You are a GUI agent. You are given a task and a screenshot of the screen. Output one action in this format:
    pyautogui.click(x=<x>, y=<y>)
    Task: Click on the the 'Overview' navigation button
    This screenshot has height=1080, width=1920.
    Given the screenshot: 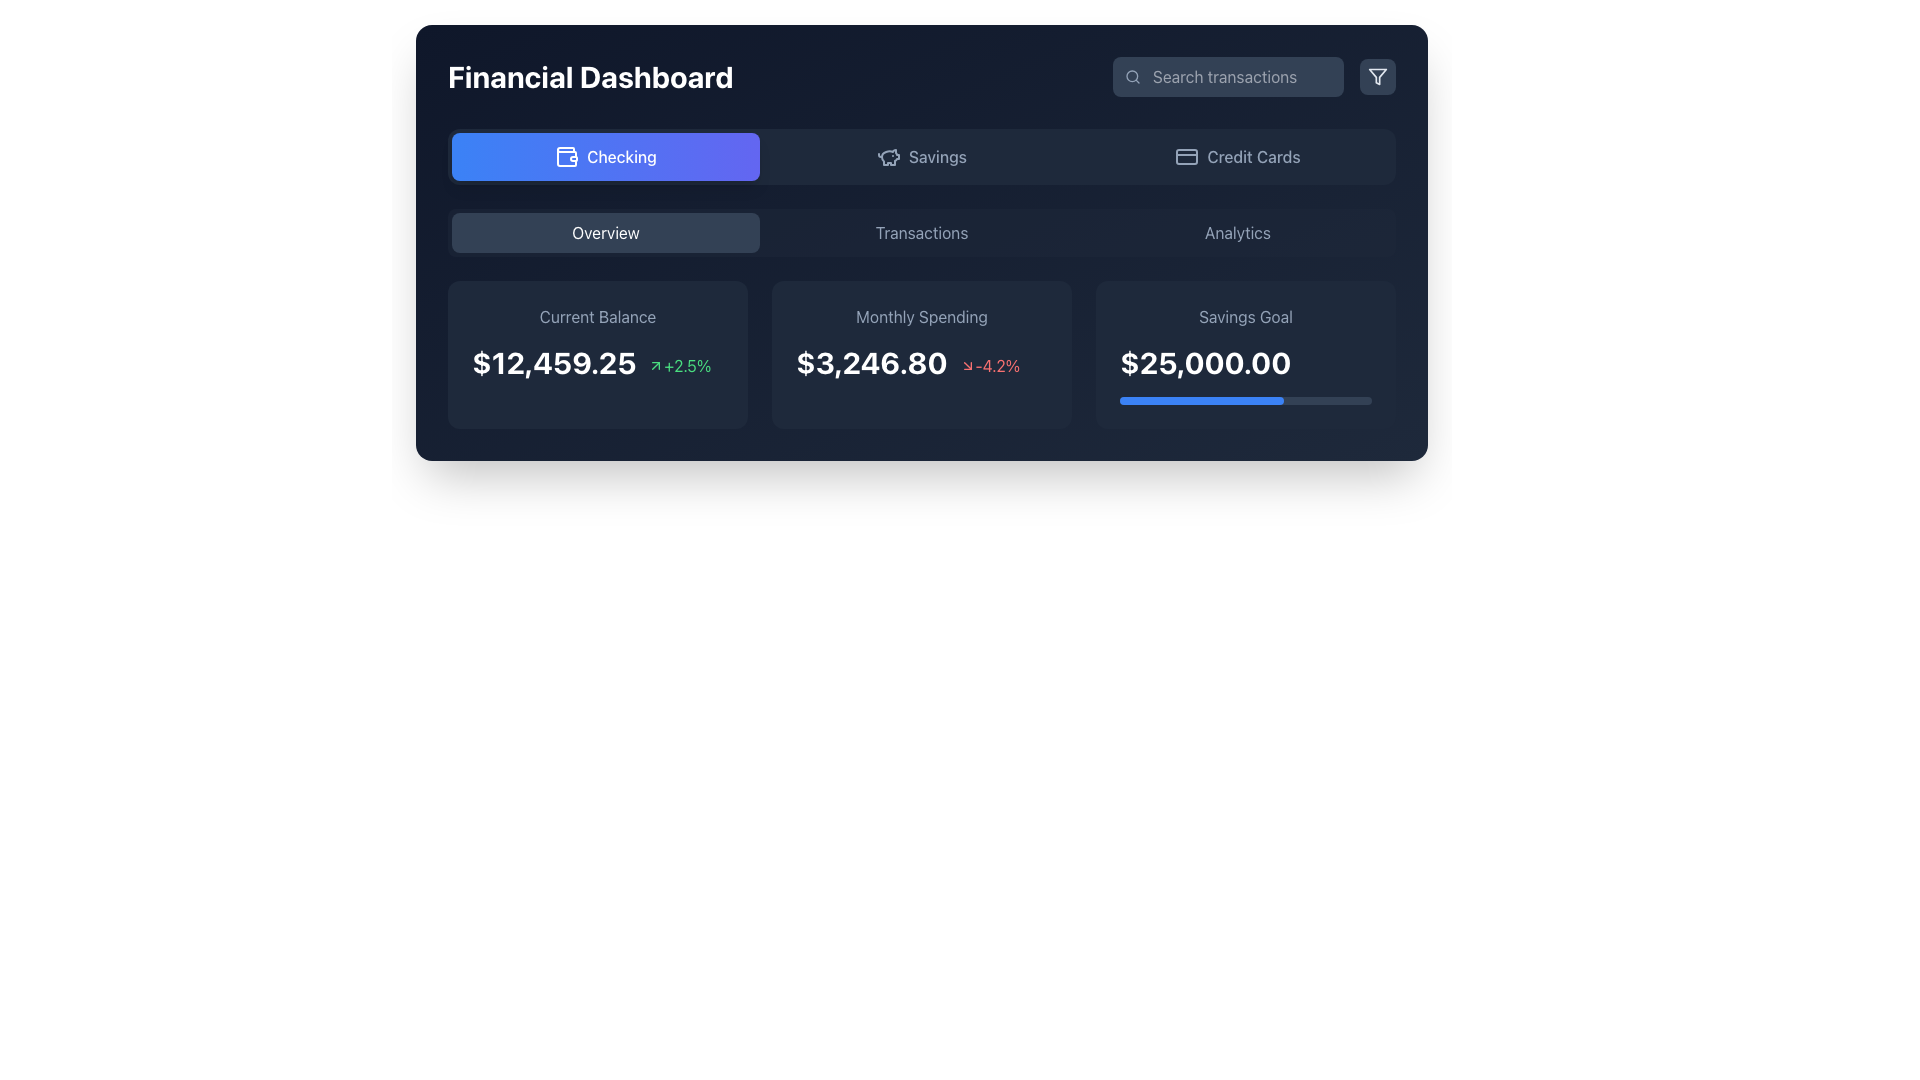 What is the action you would take?
    pyautogui.click(x=604, y=231)
    